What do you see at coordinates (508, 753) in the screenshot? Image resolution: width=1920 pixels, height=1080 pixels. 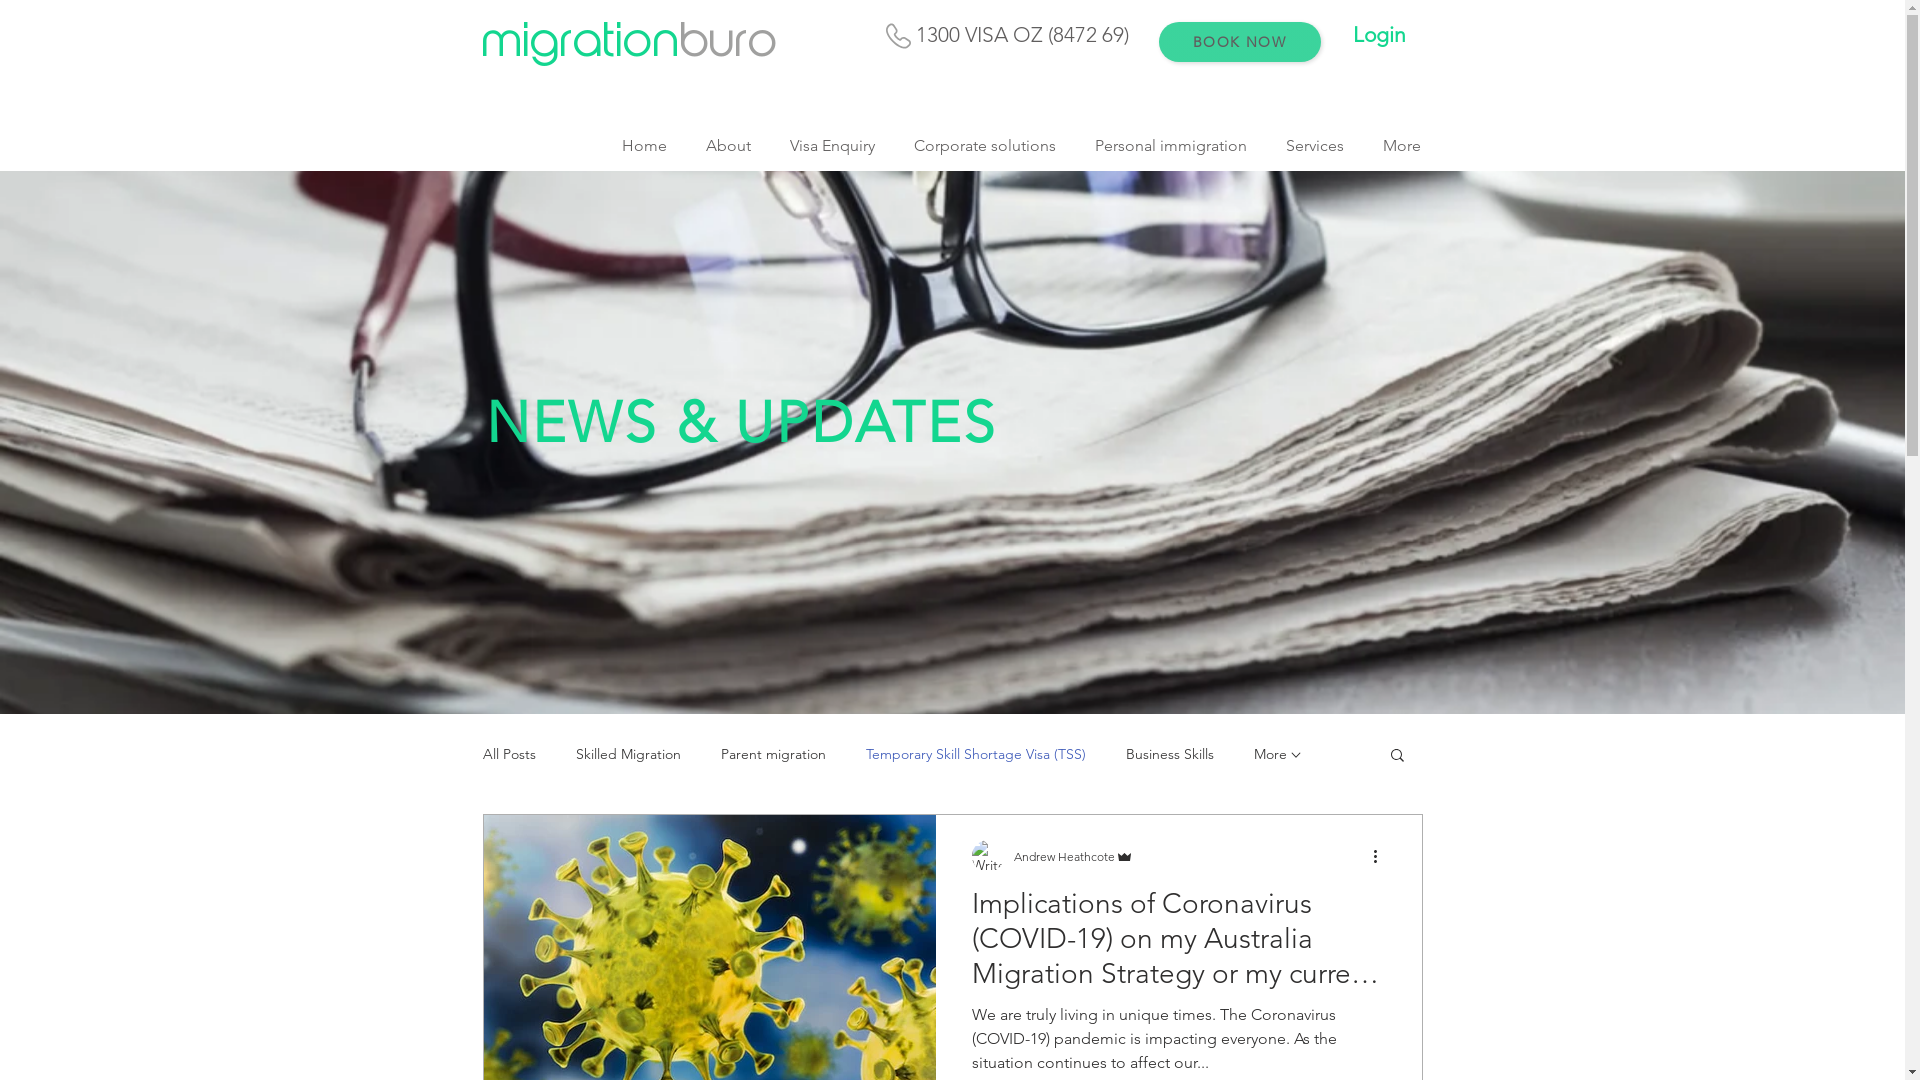 I see `'All Posts'` at bounding box center [508, 753].